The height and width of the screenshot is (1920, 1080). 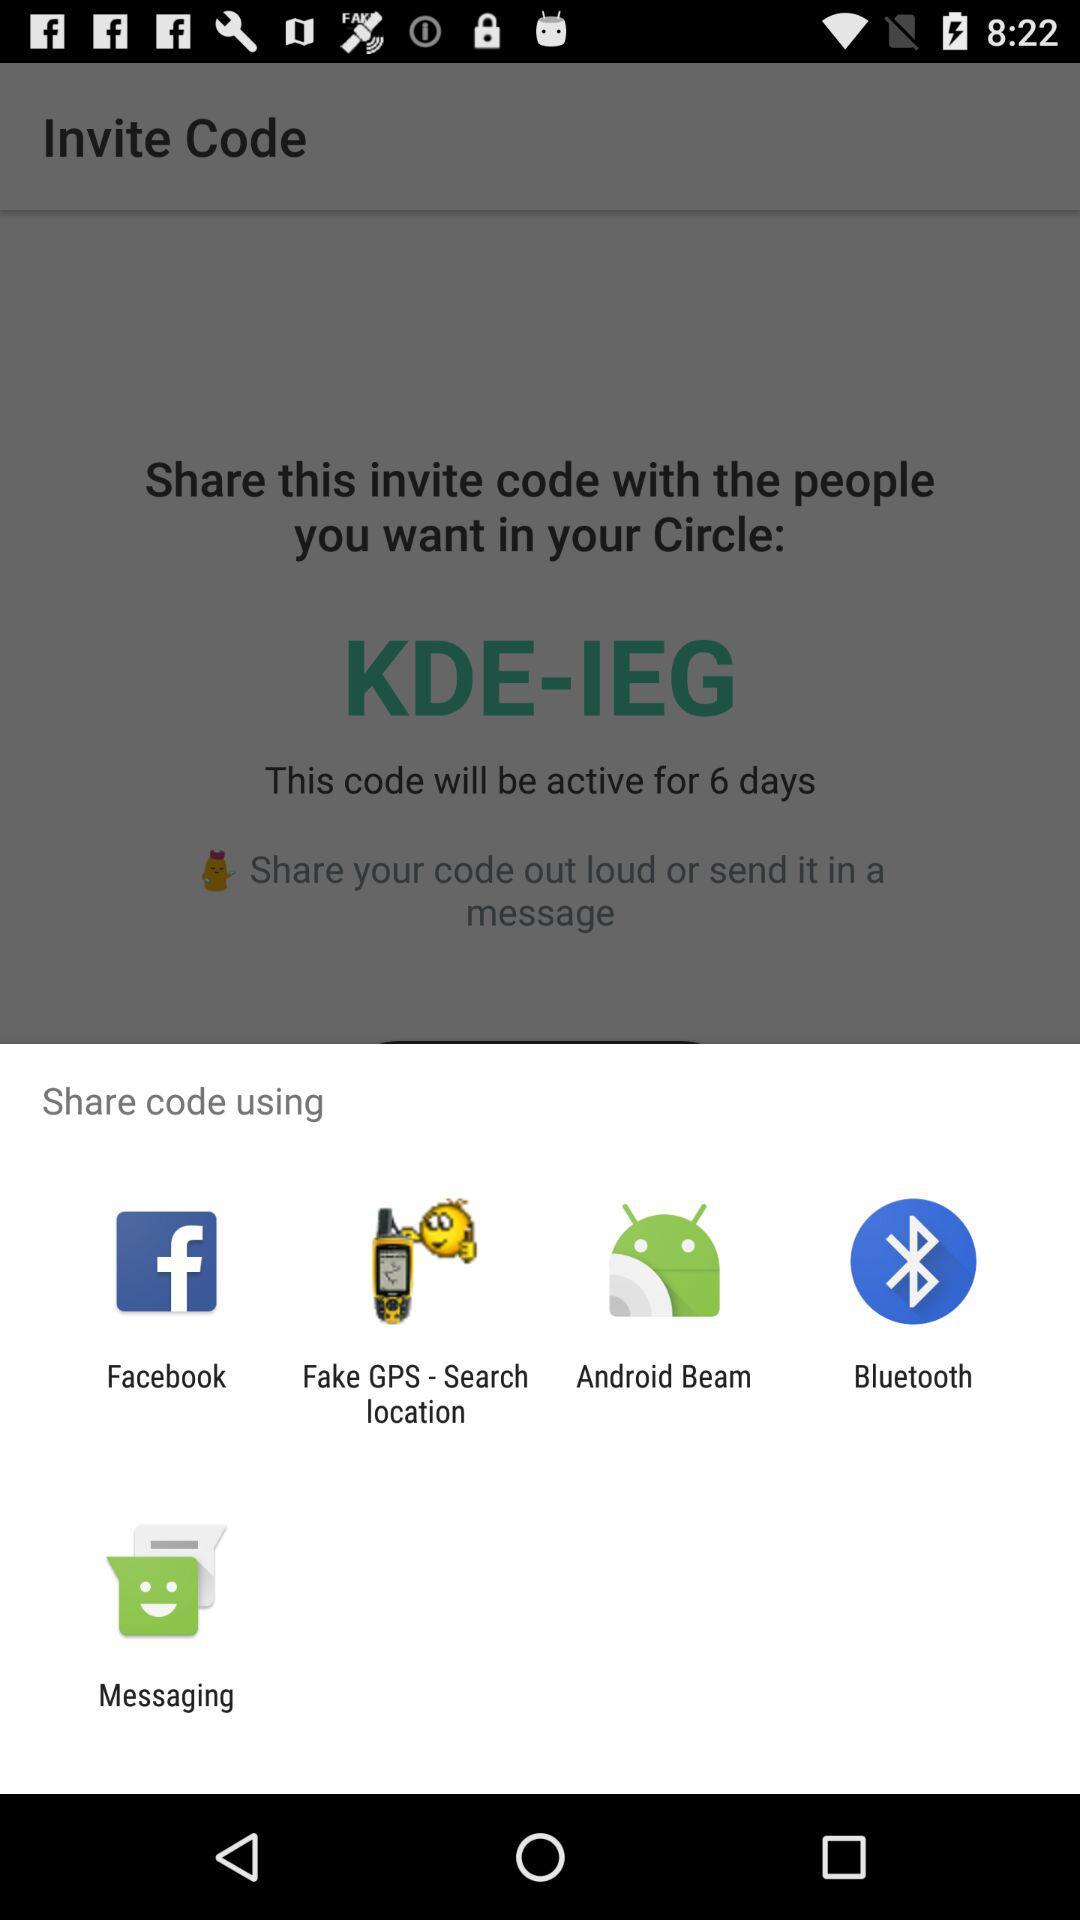 I want to click on app at the bottom right corner, so click(x=913, y=1392).